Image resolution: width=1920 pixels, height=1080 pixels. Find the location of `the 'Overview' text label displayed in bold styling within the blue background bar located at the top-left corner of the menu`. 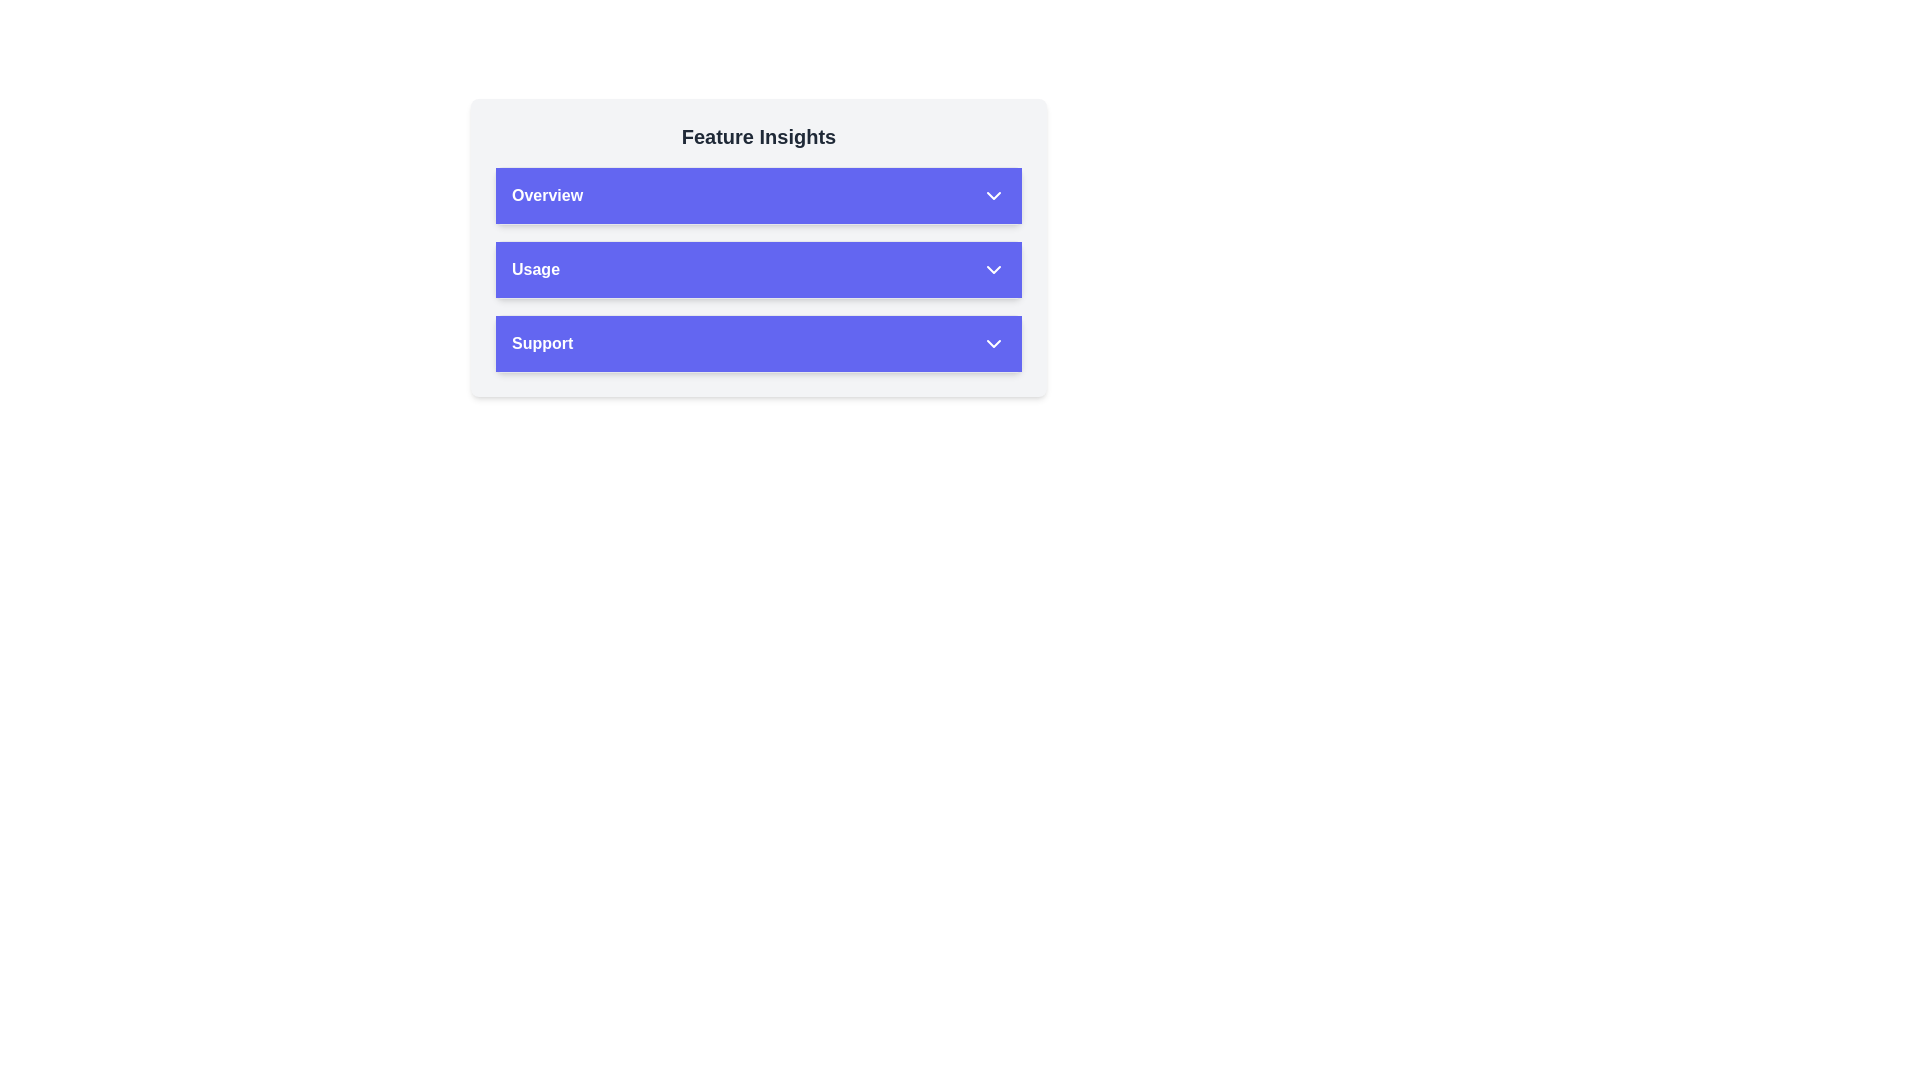

the 'Overview' text label displayed in bold styling within the blue background bar located at the top-left corner of the menu is located at coordinates (547, 196).